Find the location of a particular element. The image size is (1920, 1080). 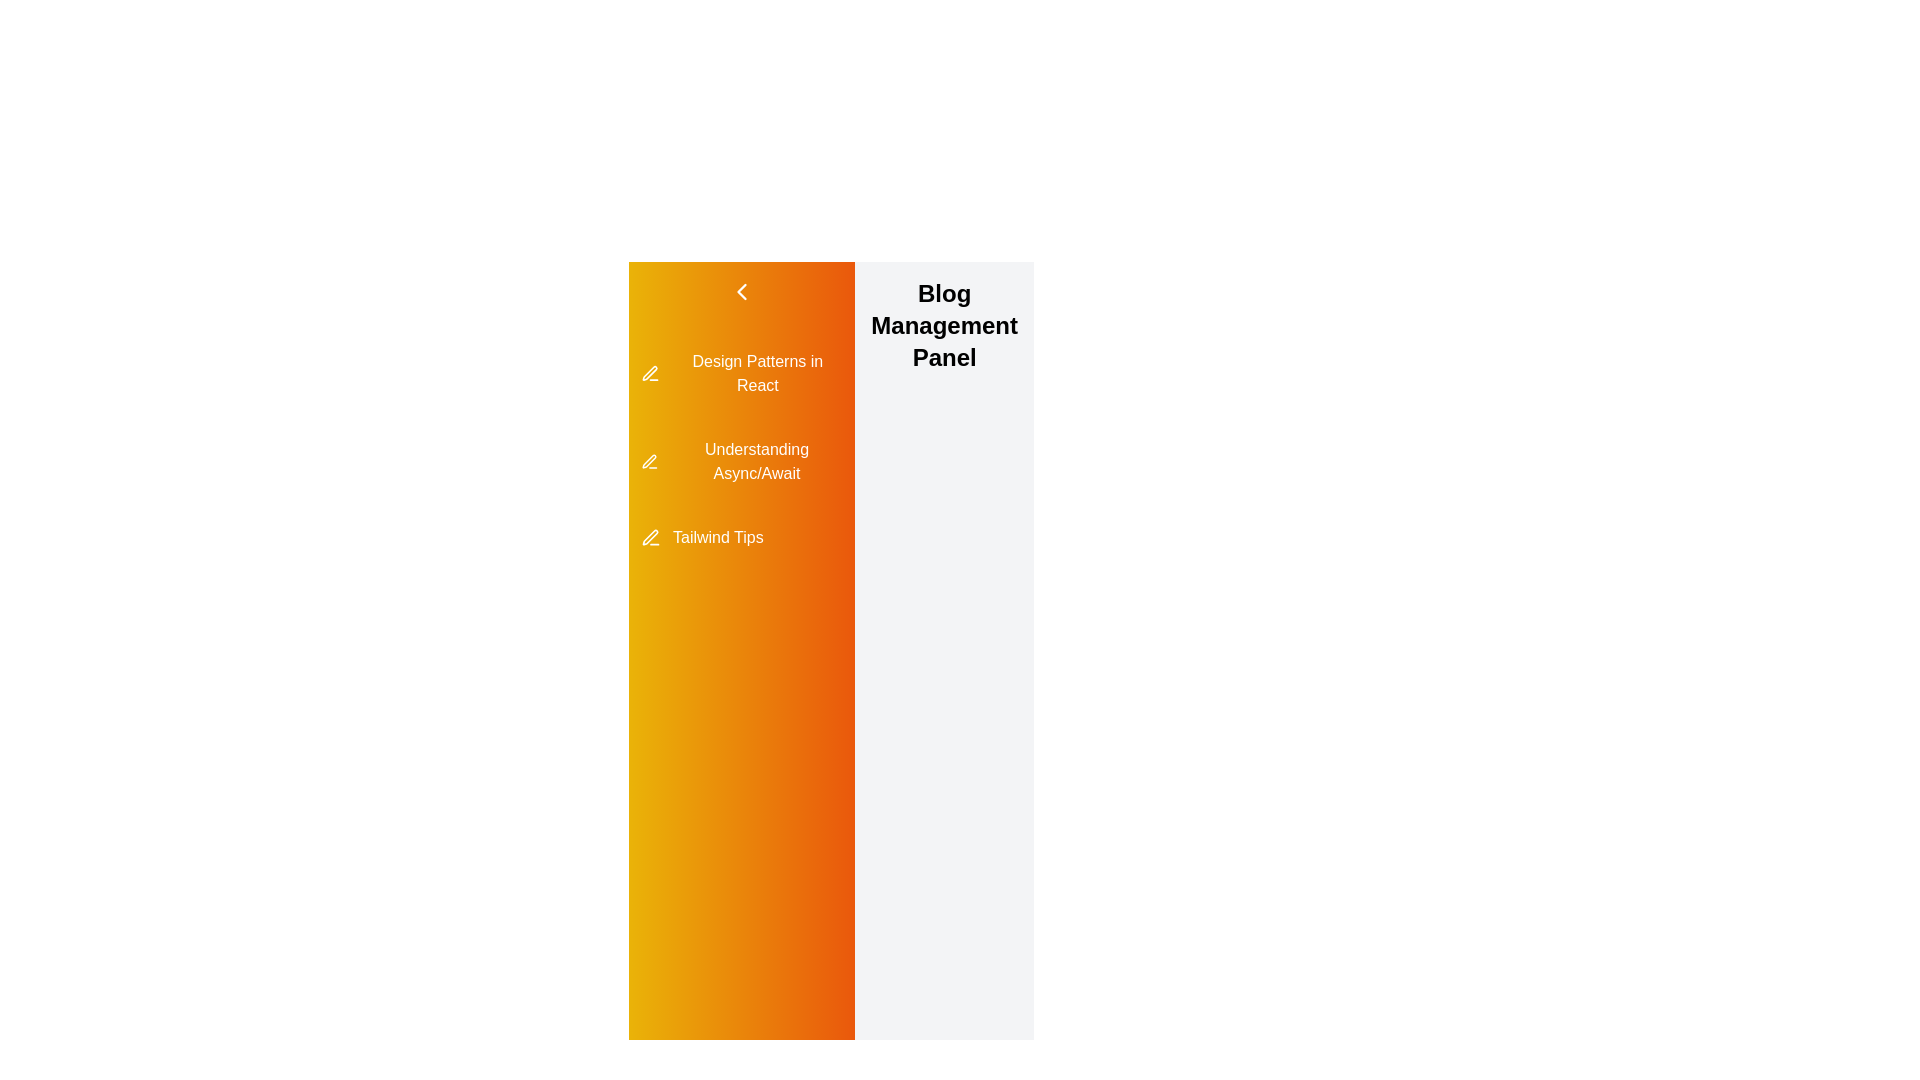

the main panel area labeled 'Blog Management Panel' is located at coordinates (943, 801).